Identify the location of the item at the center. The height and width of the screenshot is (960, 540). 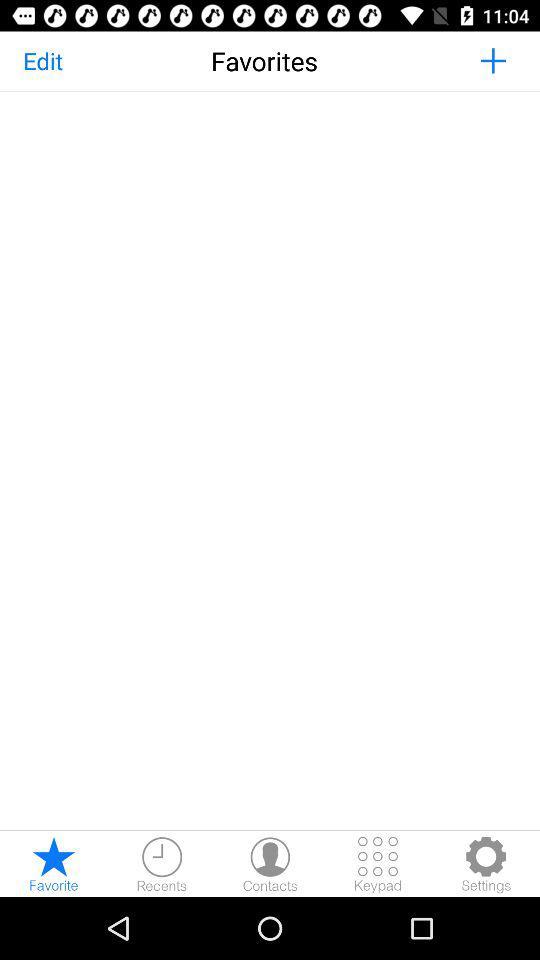
(270, 460).